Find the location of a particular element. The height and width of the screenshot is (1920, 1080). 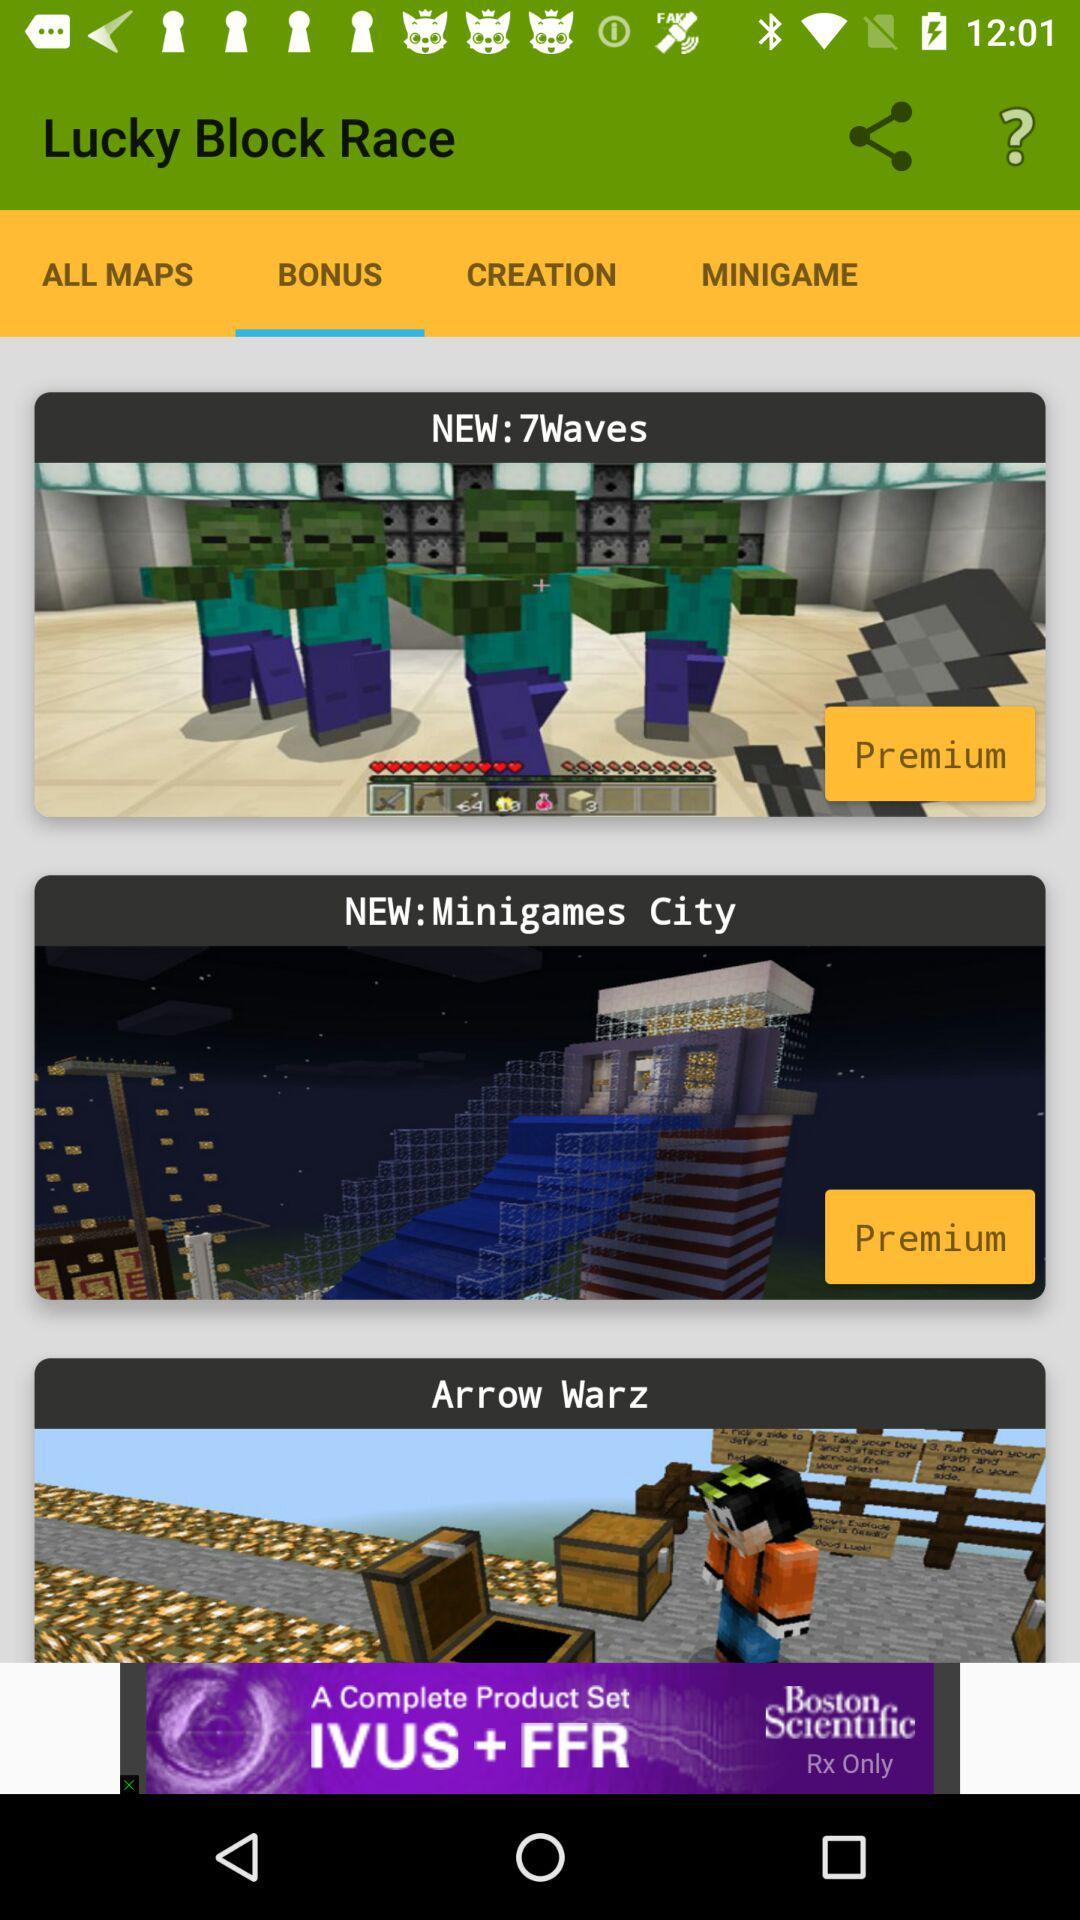

the item at the bottom left corner is located at coordinates (137, 1775).